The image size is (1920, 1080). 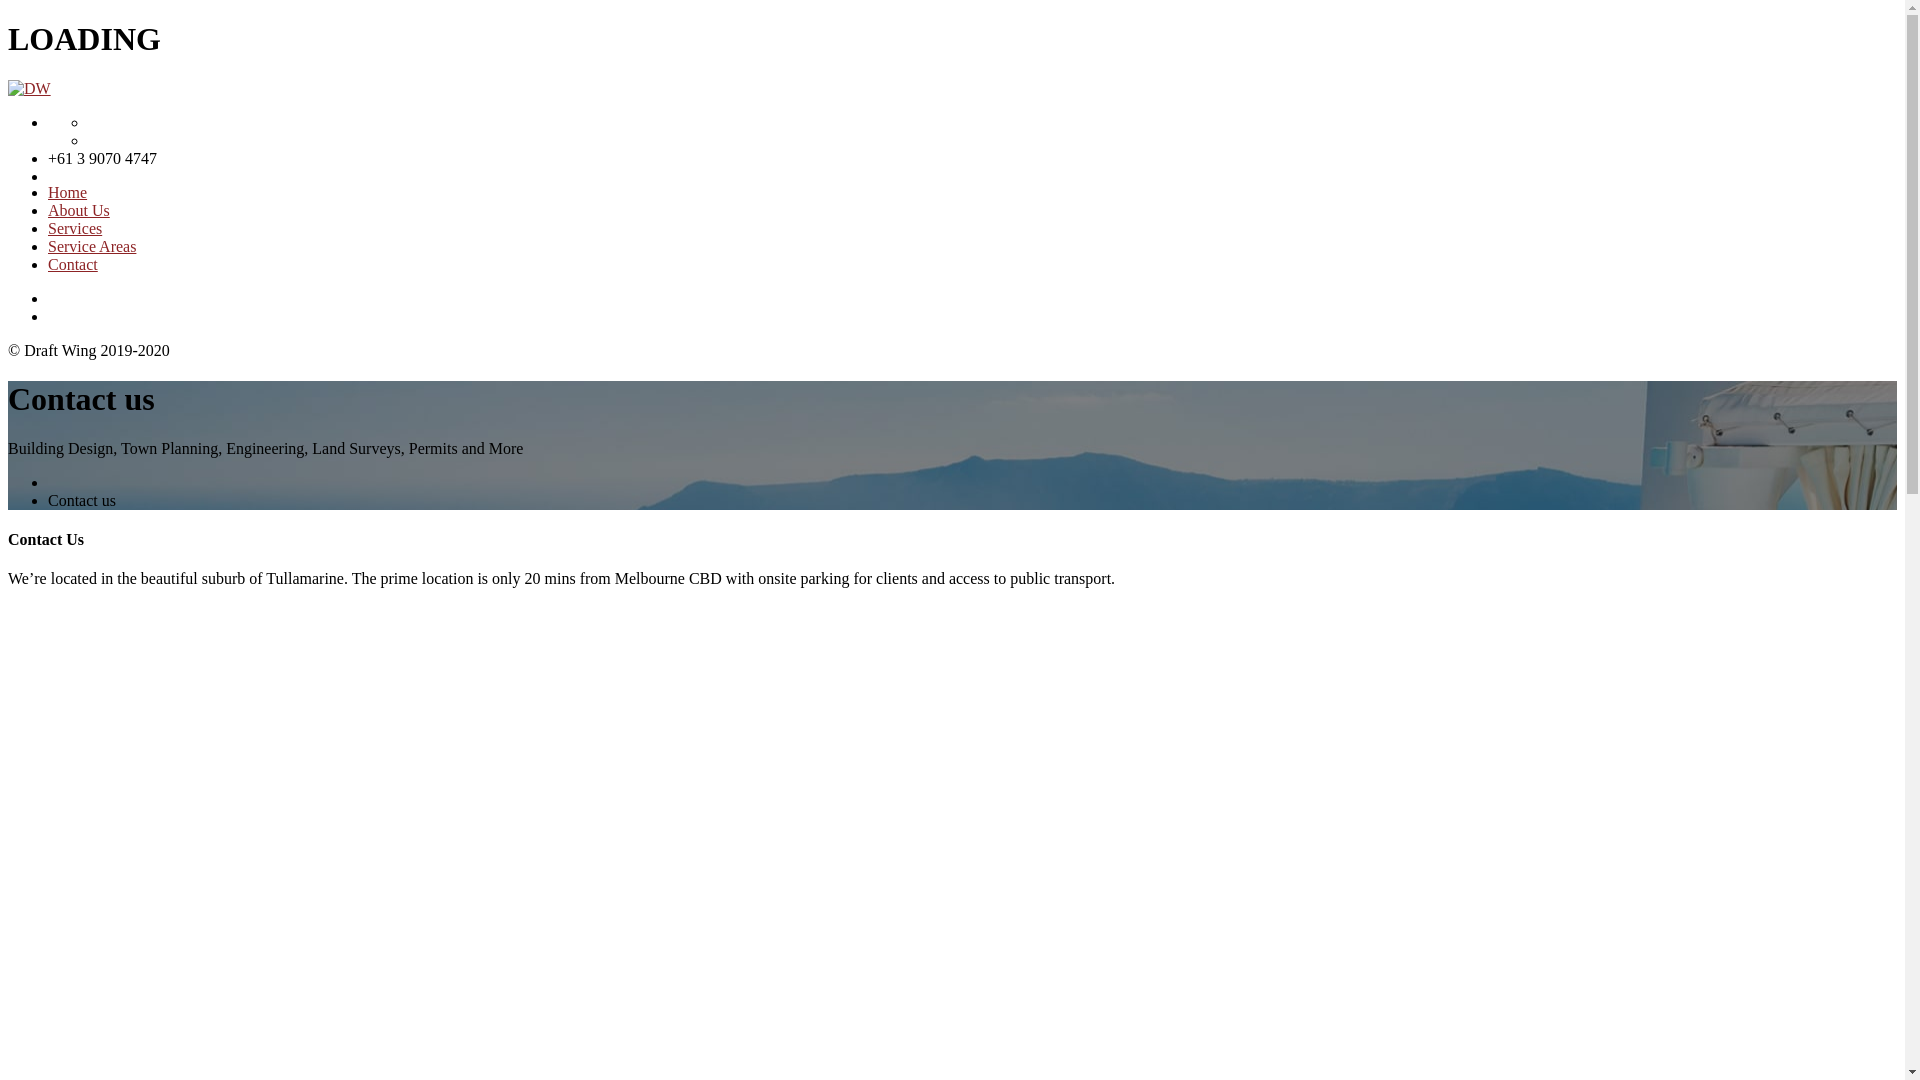 What do you see at coordinates (72, 263) in the screenshot?
I see `'Contact'` at bounding box center [72, 263].